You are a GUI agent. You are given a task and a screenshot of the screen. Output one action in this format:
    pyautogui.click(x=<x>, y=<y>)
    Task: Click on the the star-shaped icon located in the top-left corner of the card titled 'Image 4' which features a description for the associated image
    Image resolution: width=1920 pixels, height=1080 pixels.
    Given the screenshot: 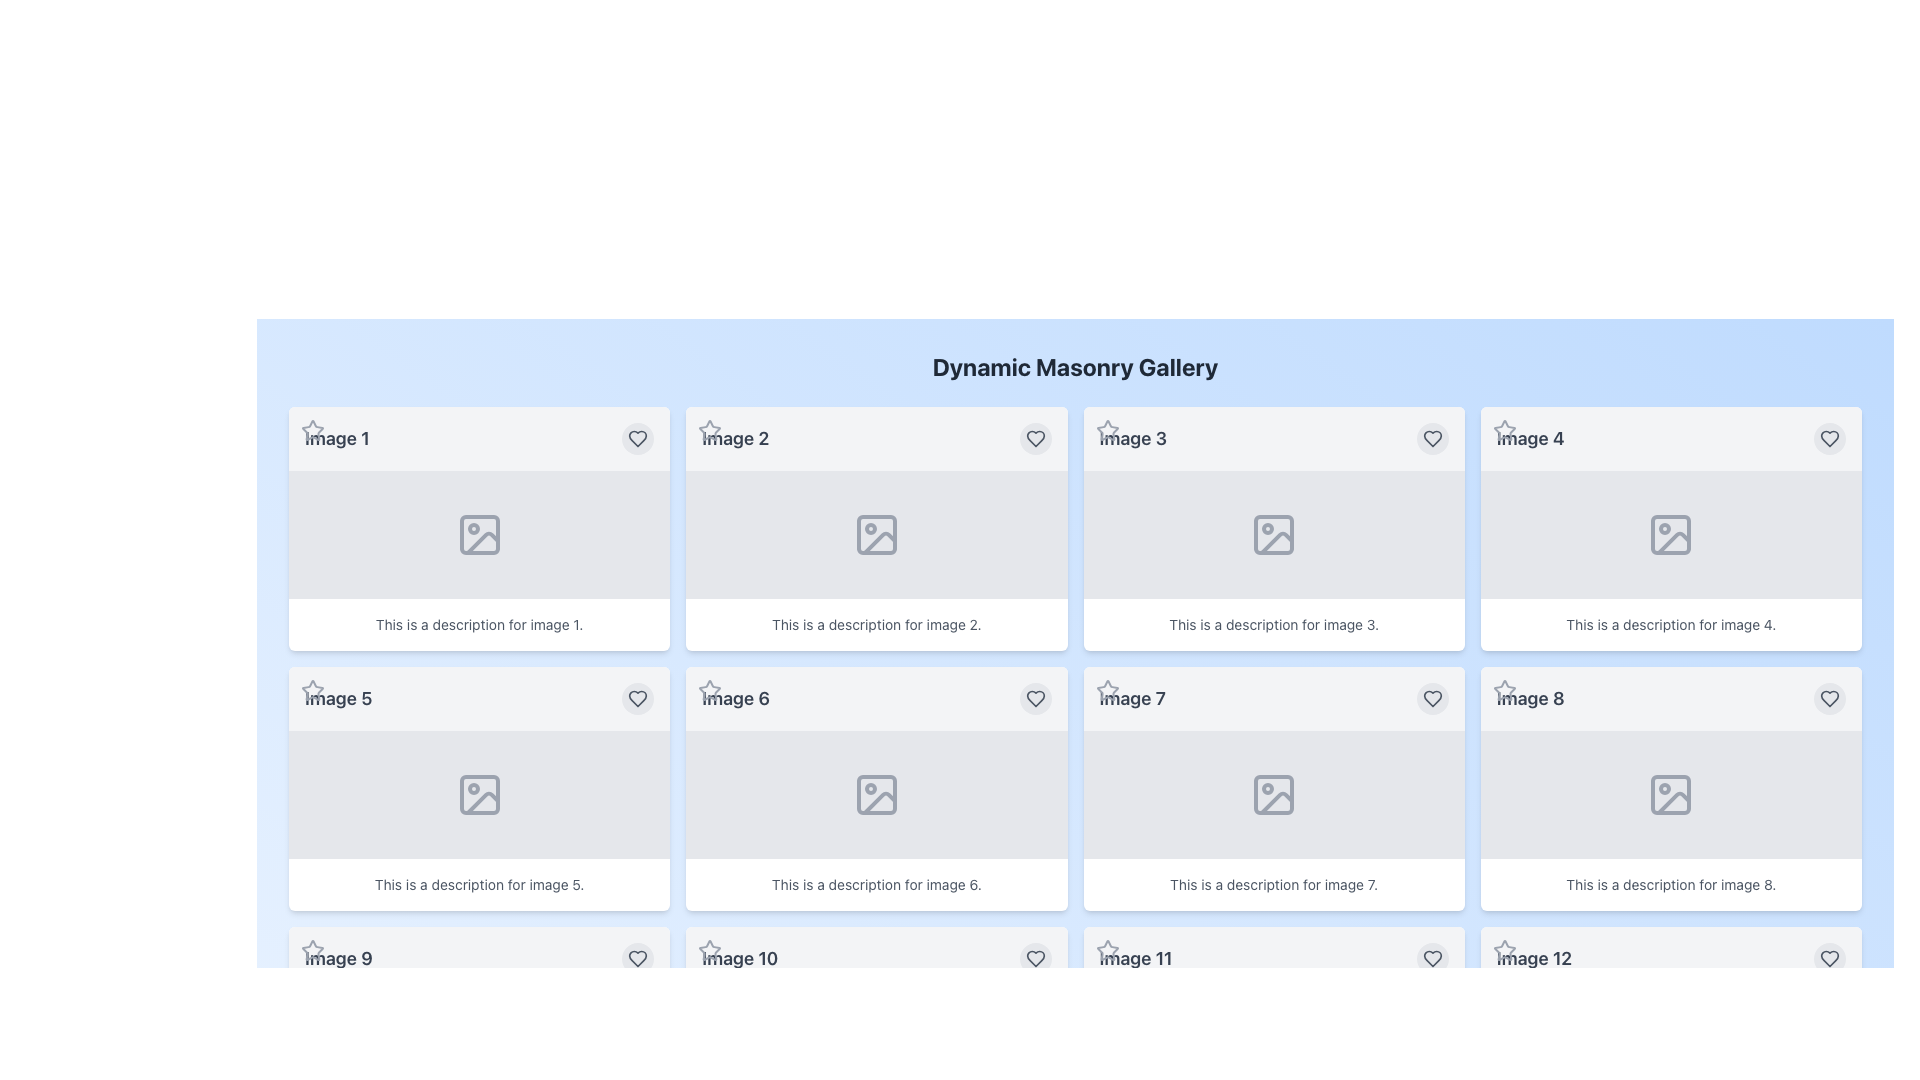 What is the action you would take?
    pyautogui.click(x=1504, y=430)
    